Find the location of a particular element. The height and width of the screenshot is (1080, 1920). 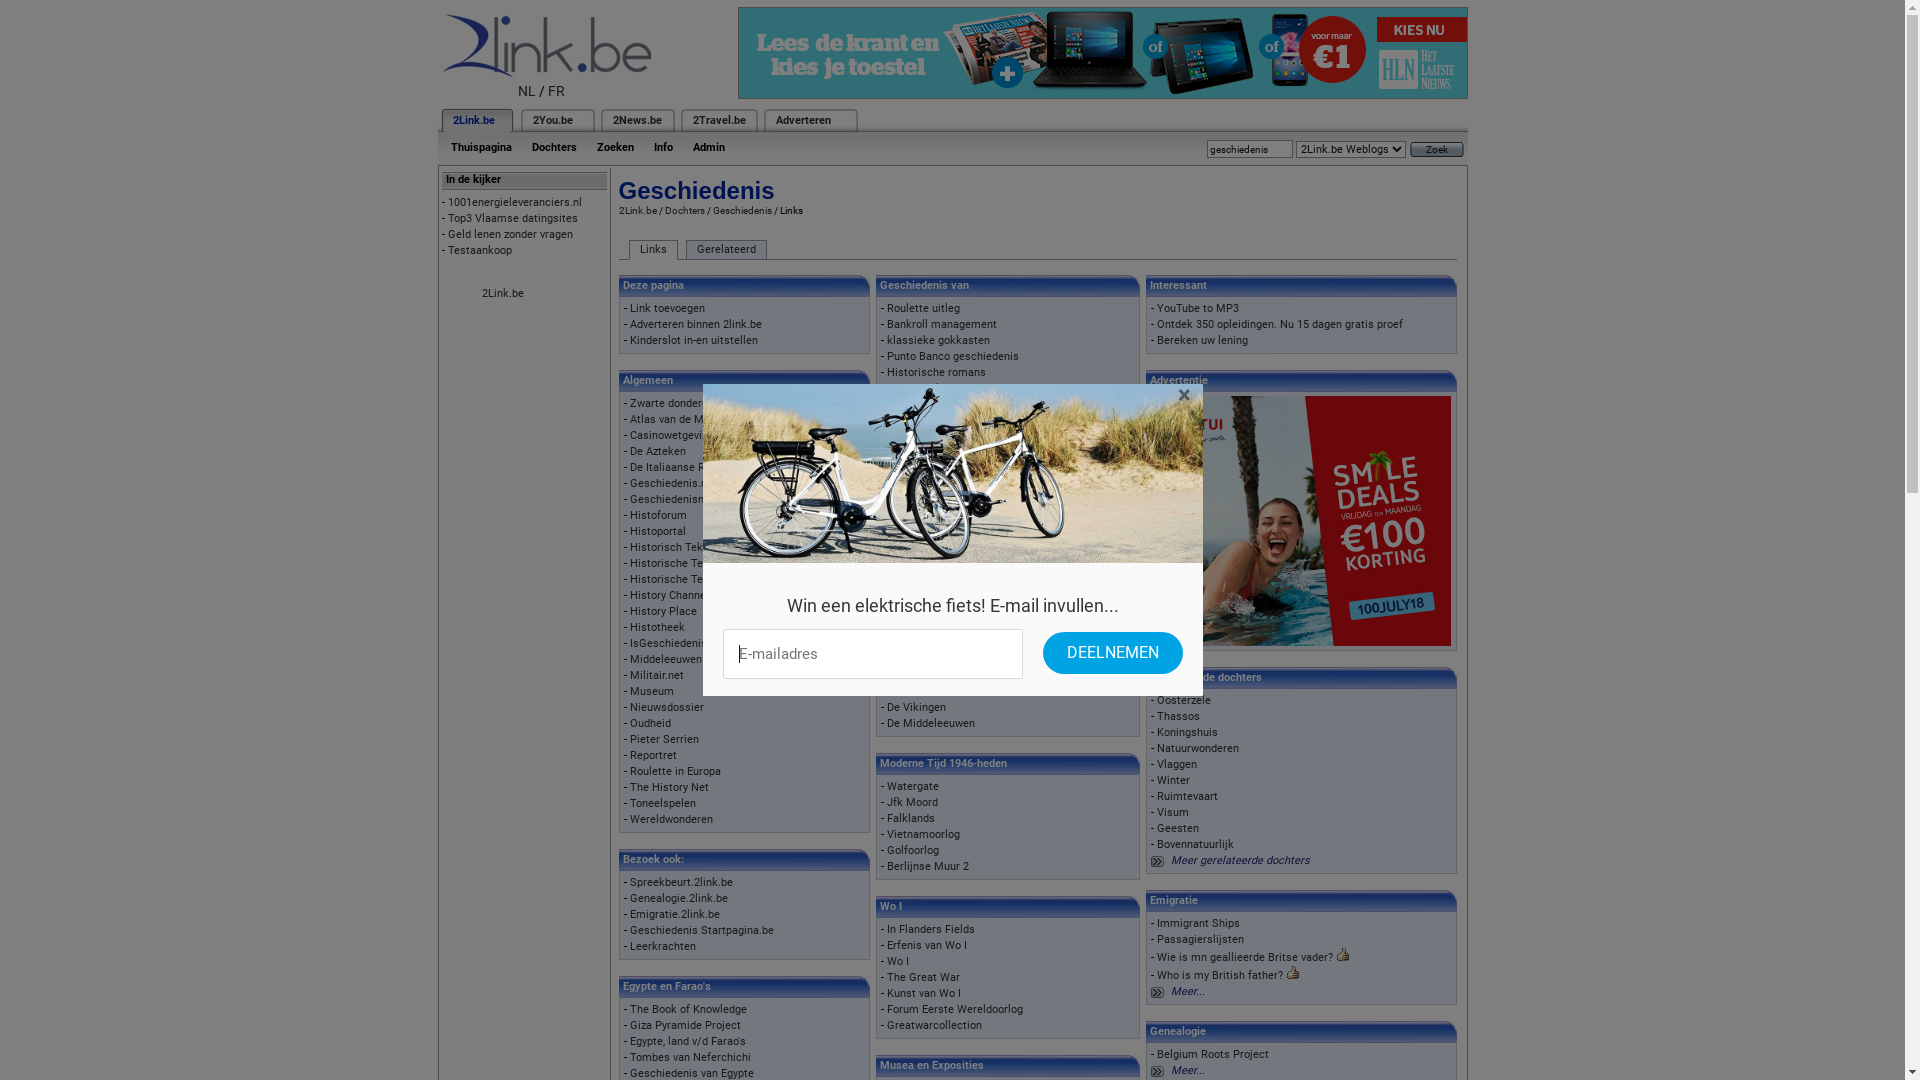

'Zoek' is located at coordinates (1435, 148).